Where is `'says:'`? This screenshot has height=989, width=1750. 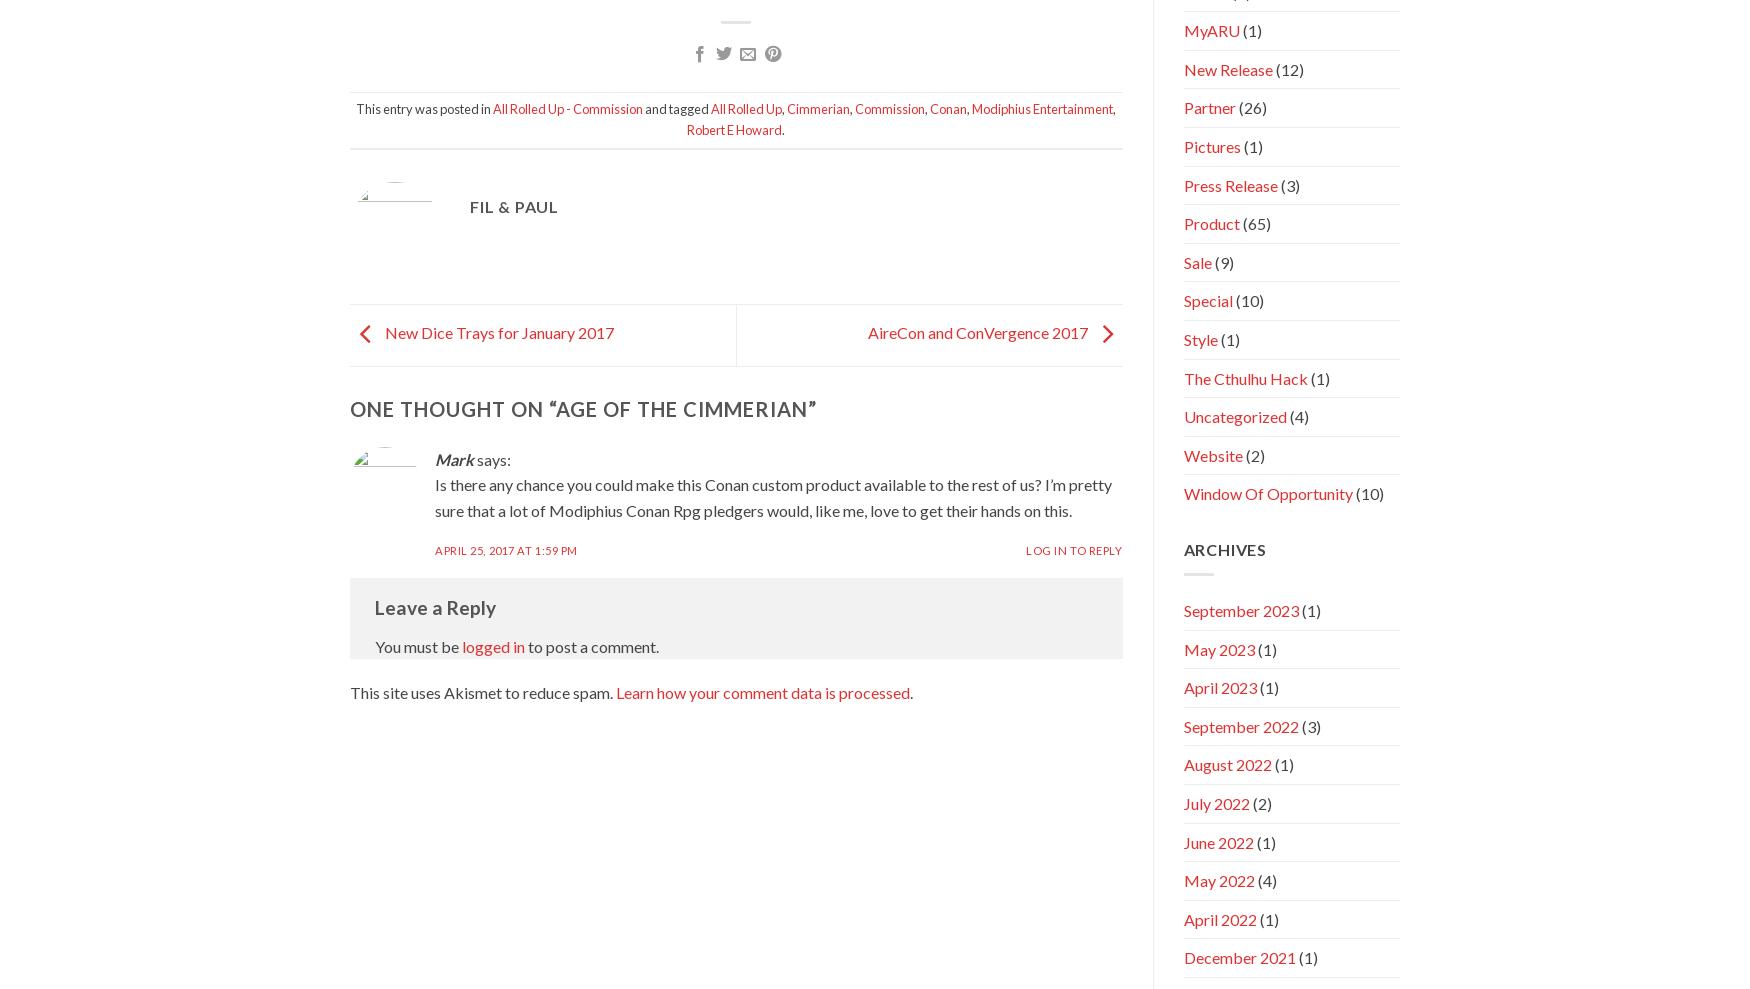
'says:' is located at coordinates (494, 457).